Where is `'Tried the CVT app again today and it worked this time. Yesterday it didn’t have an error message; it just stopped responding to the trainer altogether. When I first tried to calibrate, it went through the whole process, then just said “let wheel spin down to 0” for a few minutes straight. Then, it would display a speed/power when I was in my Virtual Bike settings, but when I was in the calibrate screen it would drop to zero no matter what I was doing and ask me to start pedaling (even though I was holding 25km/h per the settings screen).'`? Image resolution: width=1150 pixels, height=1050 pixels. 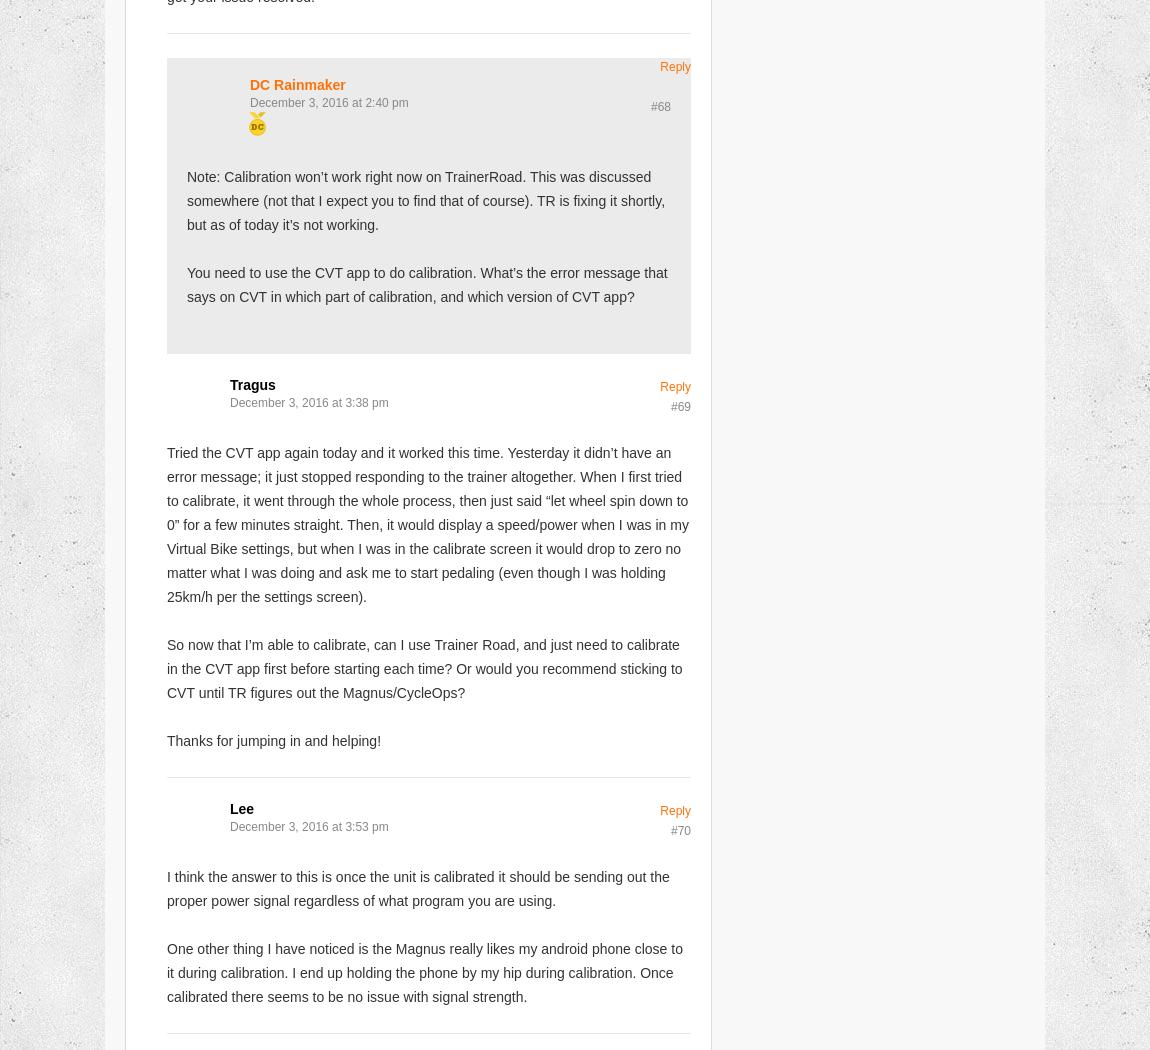 'Tried the CVT app again today and it worked this time. Yesterday it didn’t have an error message; it just stopped responding to the trainer altogether. When I first tried to calibrate, it went through the whole process, then just said “let wheel spin down to 0” for a few minutes straight. Then, it would display a speed/power when I was in my Virtual Bike settings, but when I was in the calibrate screen it would drop to zero no matter what I was doing and ask me to start pedaling (even though I was holding 25km/h per the settings screen).' is located at coordinates (427, 522).